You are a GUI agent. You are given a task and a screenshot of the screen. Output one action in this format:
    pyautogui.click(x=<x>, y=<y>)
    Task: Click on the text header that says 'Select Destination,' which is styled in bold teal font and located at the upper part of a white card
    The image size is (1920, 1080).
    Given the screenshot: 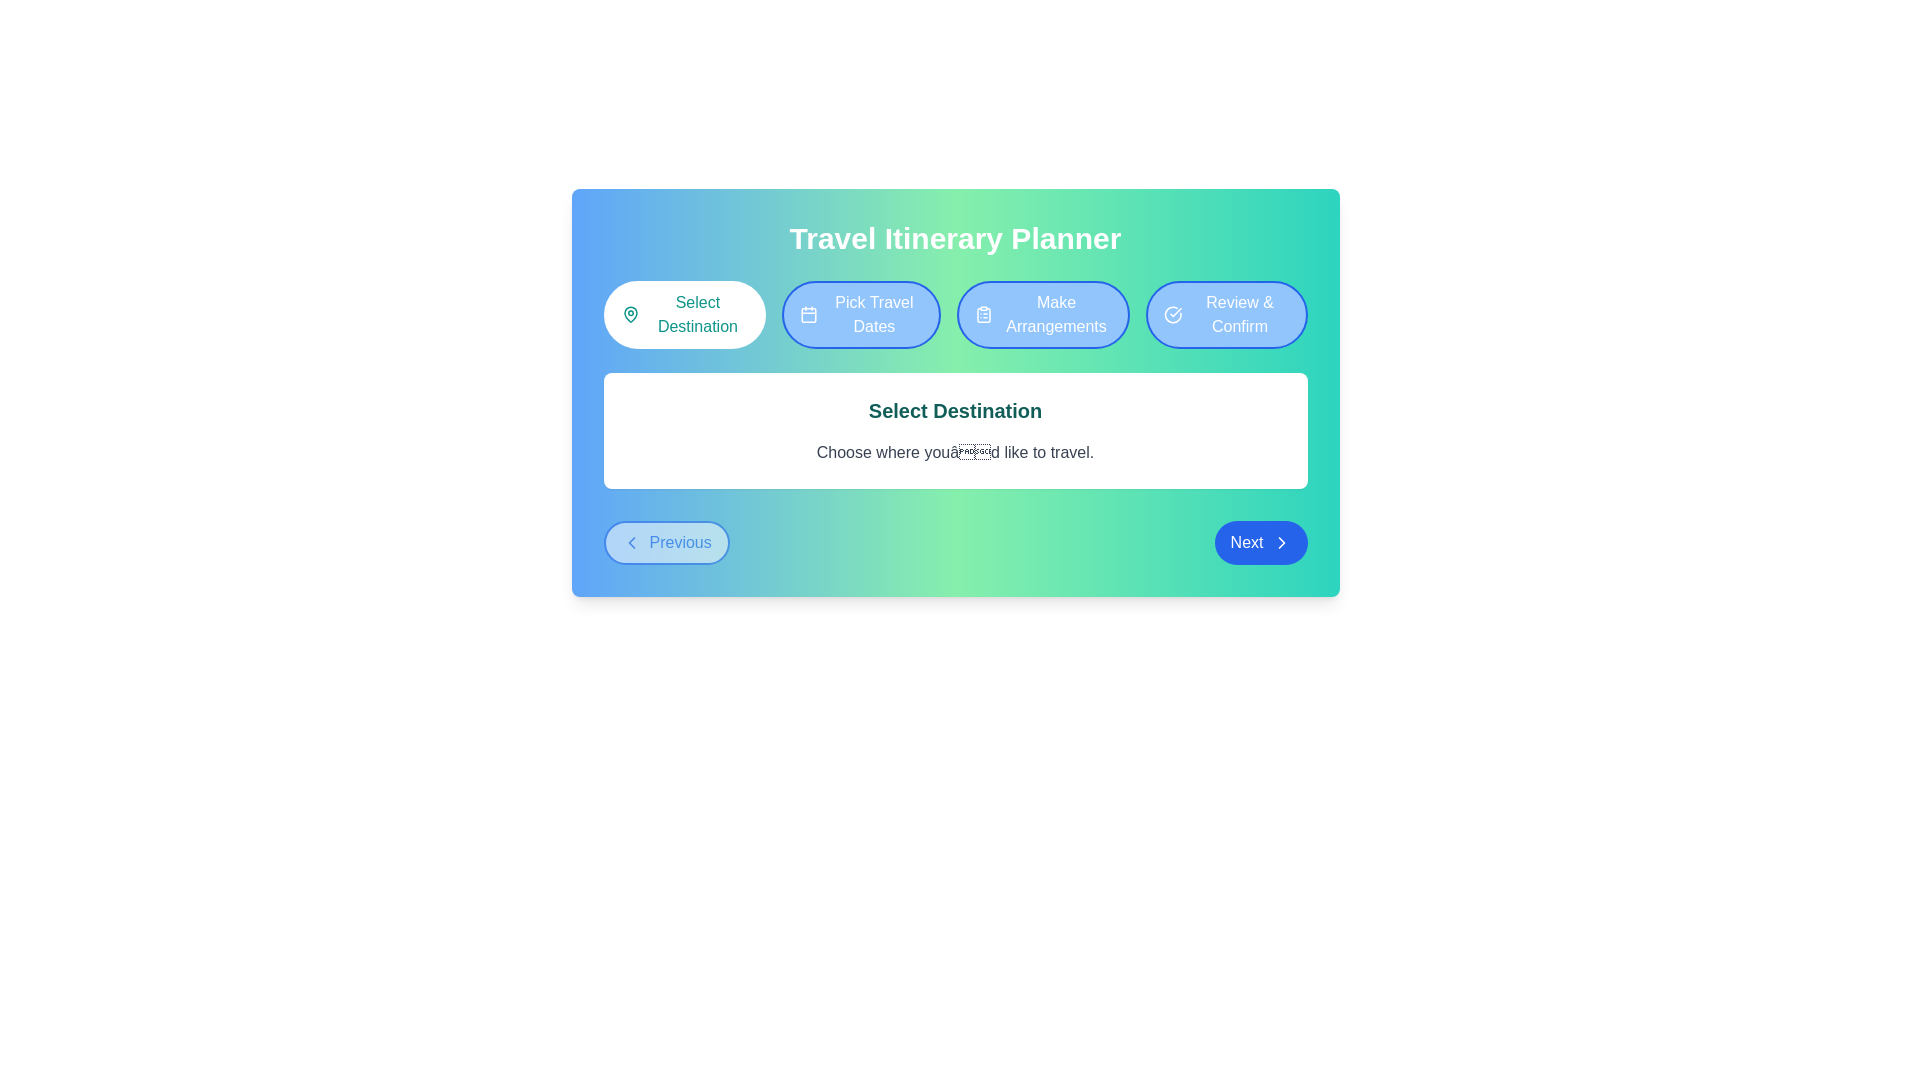 What is the action you would take?
    pyautogui.click(x=954, y=410)
    